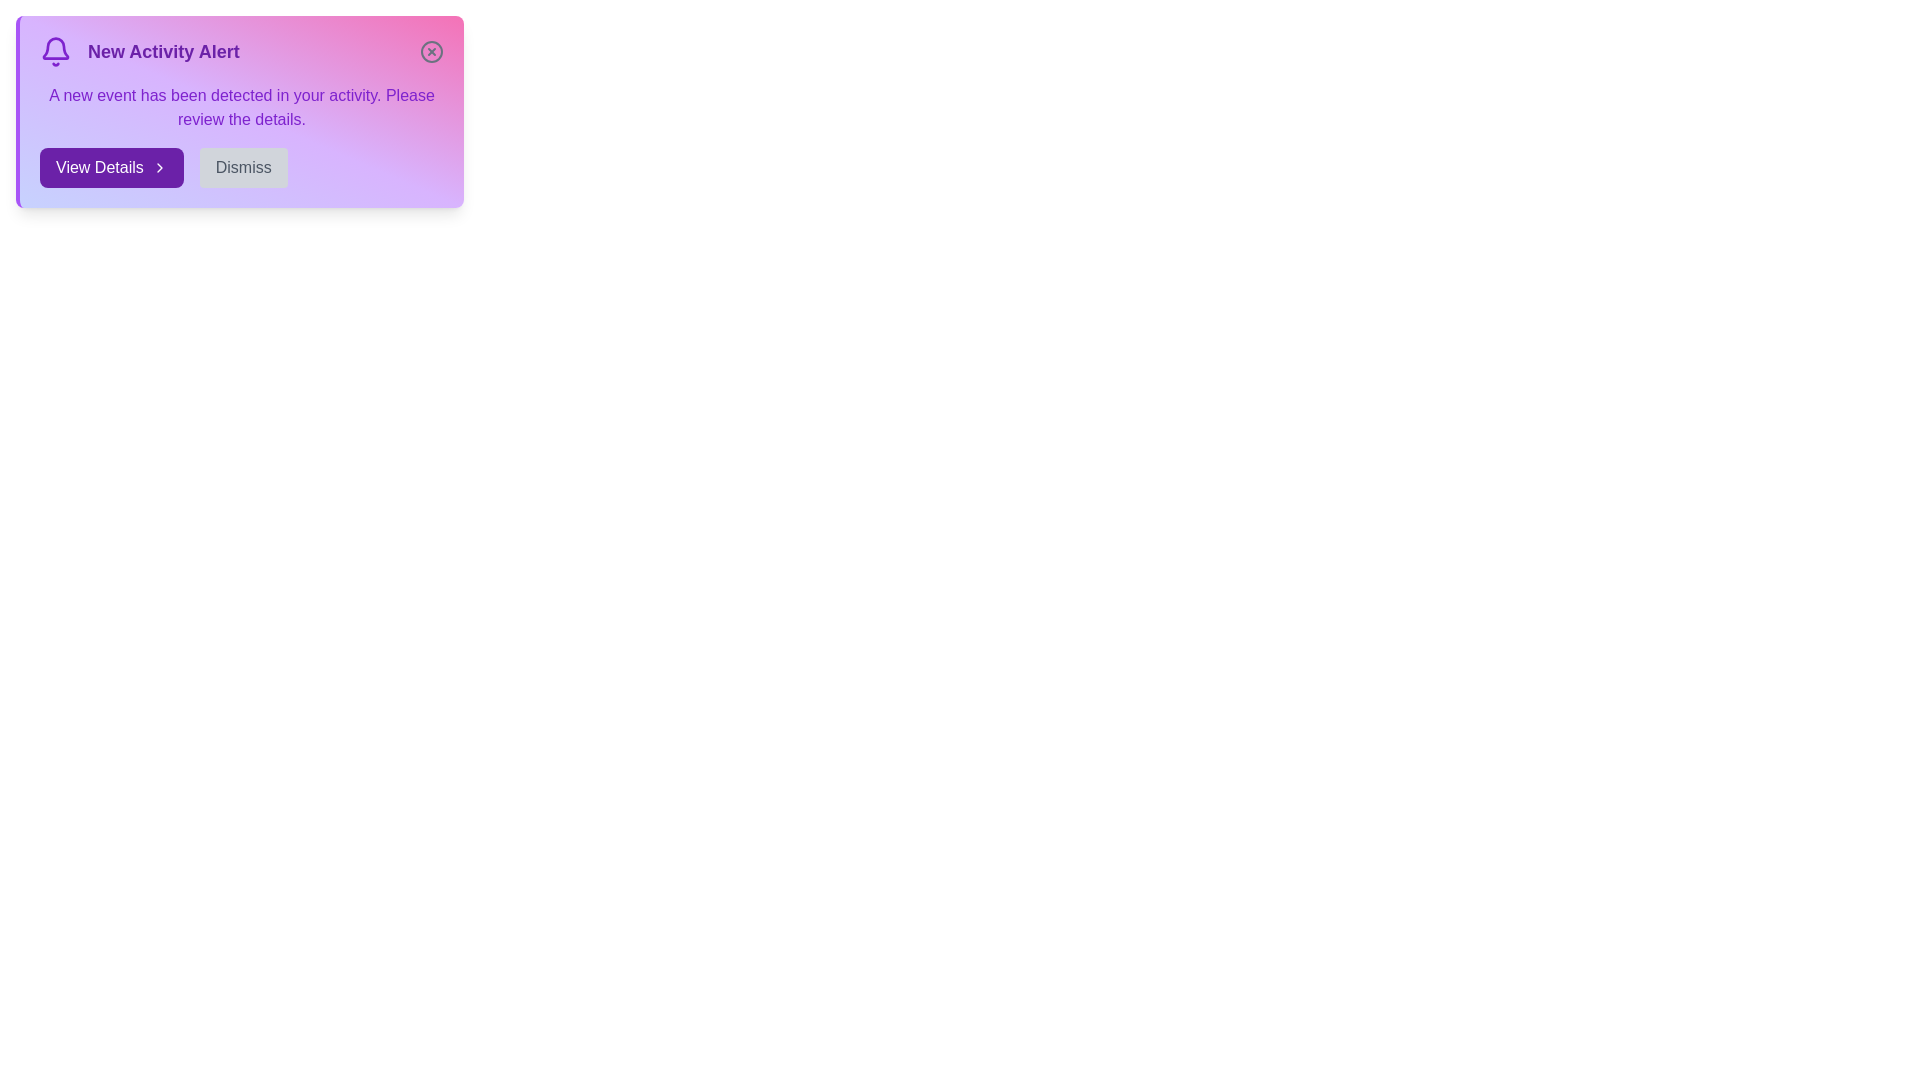 Image resolution: width=1920 pixels, height=1080 pixels. I want to click on the 'Dismiss' button to hide the notification, so click(242, 167).